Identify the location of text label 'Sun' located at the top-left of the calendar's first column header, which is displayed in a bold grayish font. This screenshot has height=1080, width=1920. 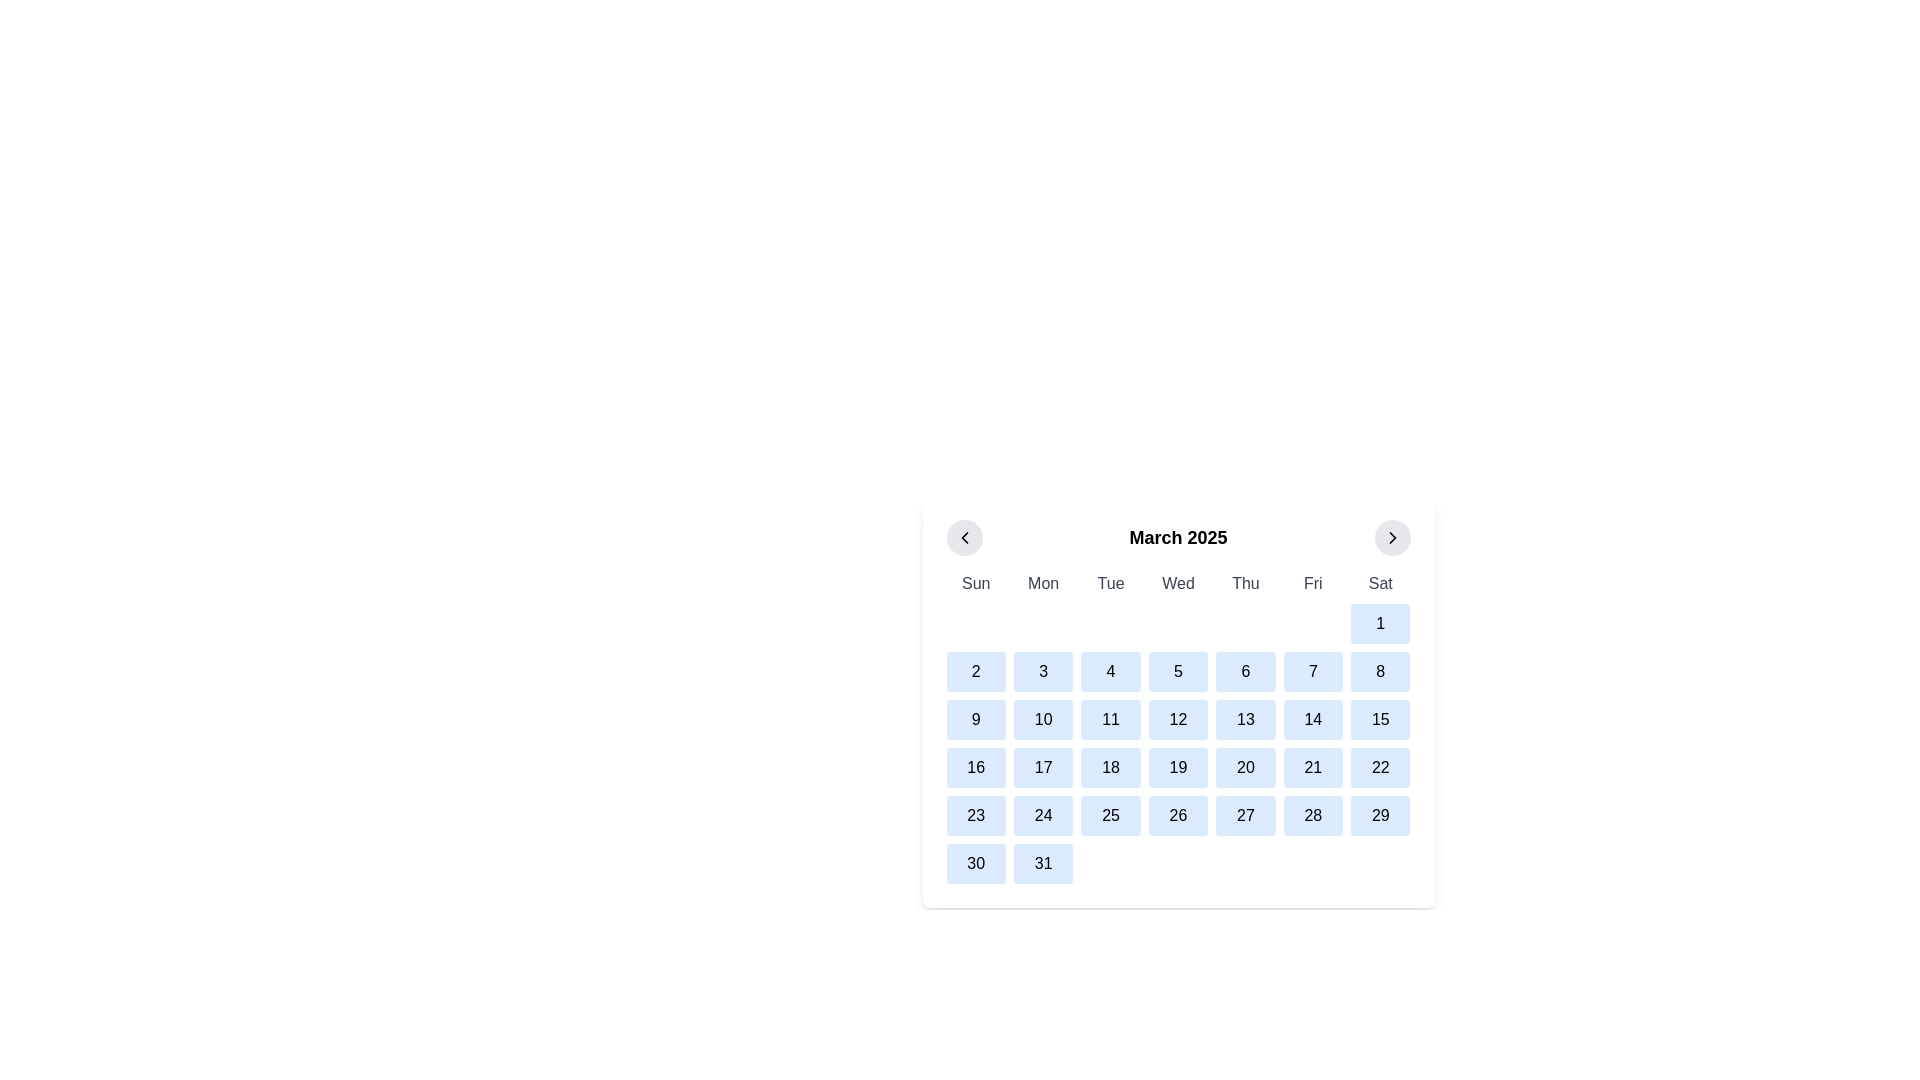
(976, 583).